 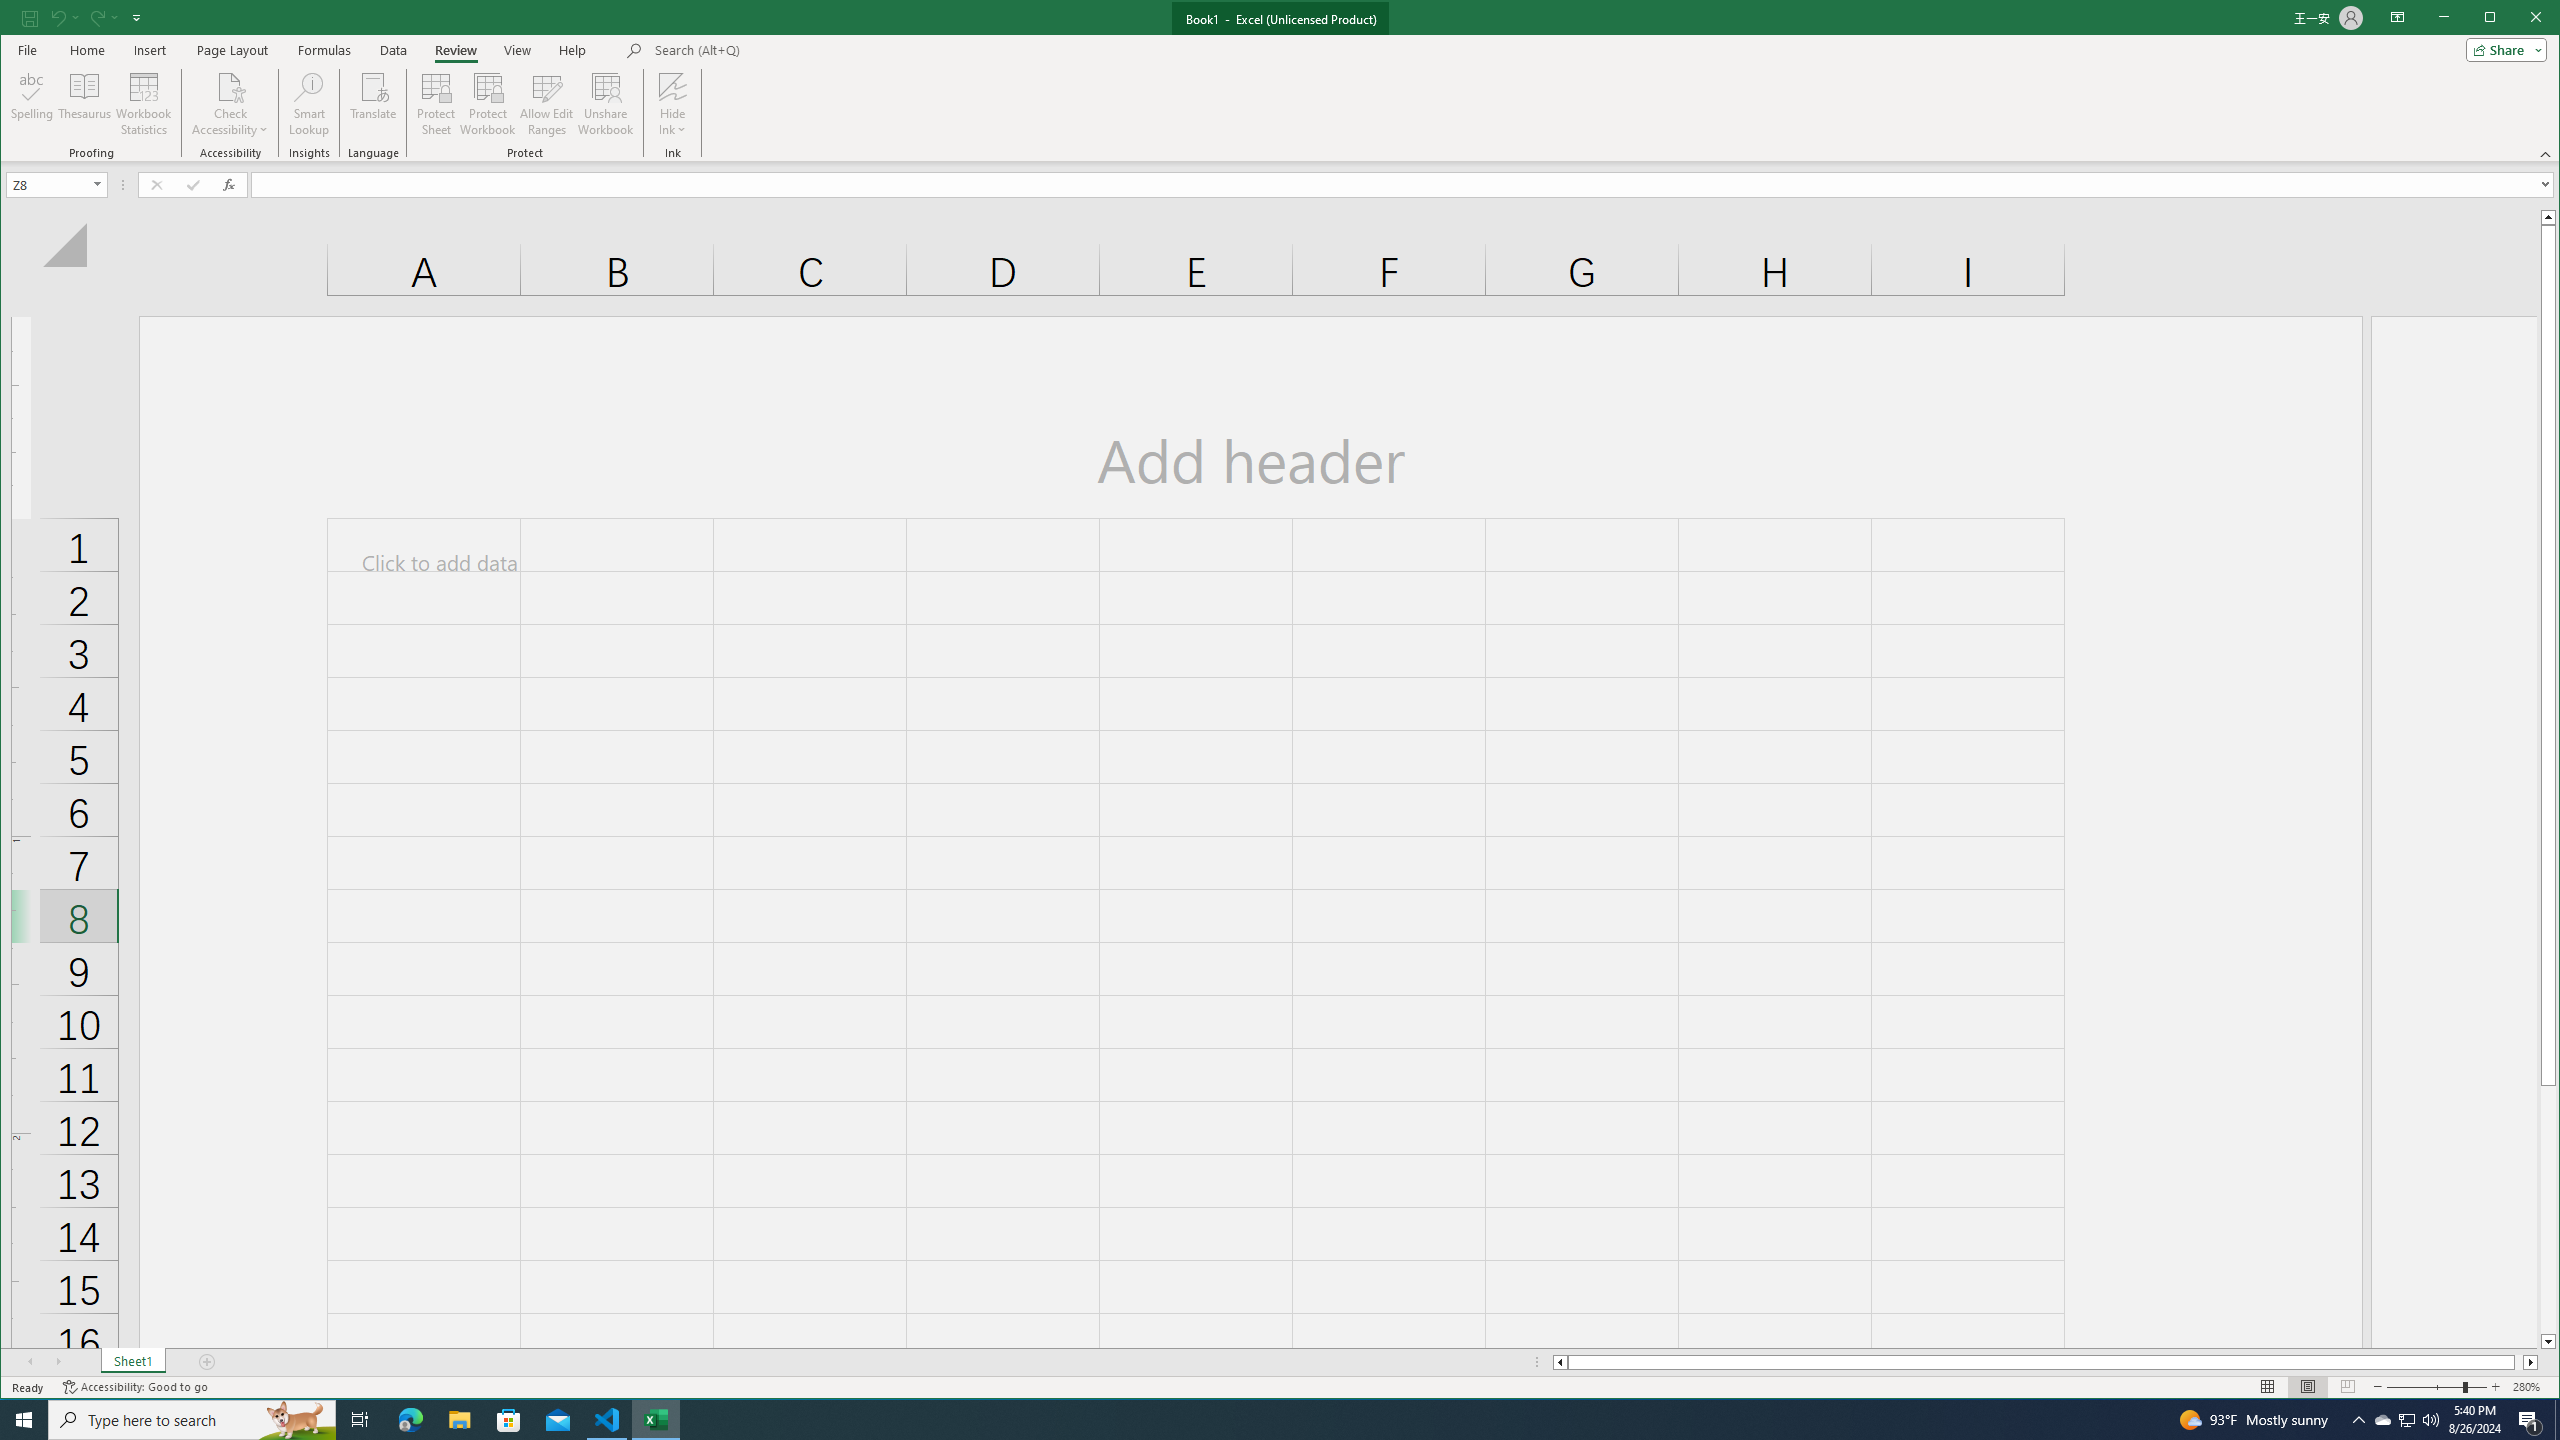 What do you see at coordinates (1261, 1418) in the screenshot?
I see `'Running applications'` at bounding box center [1261, 1418].